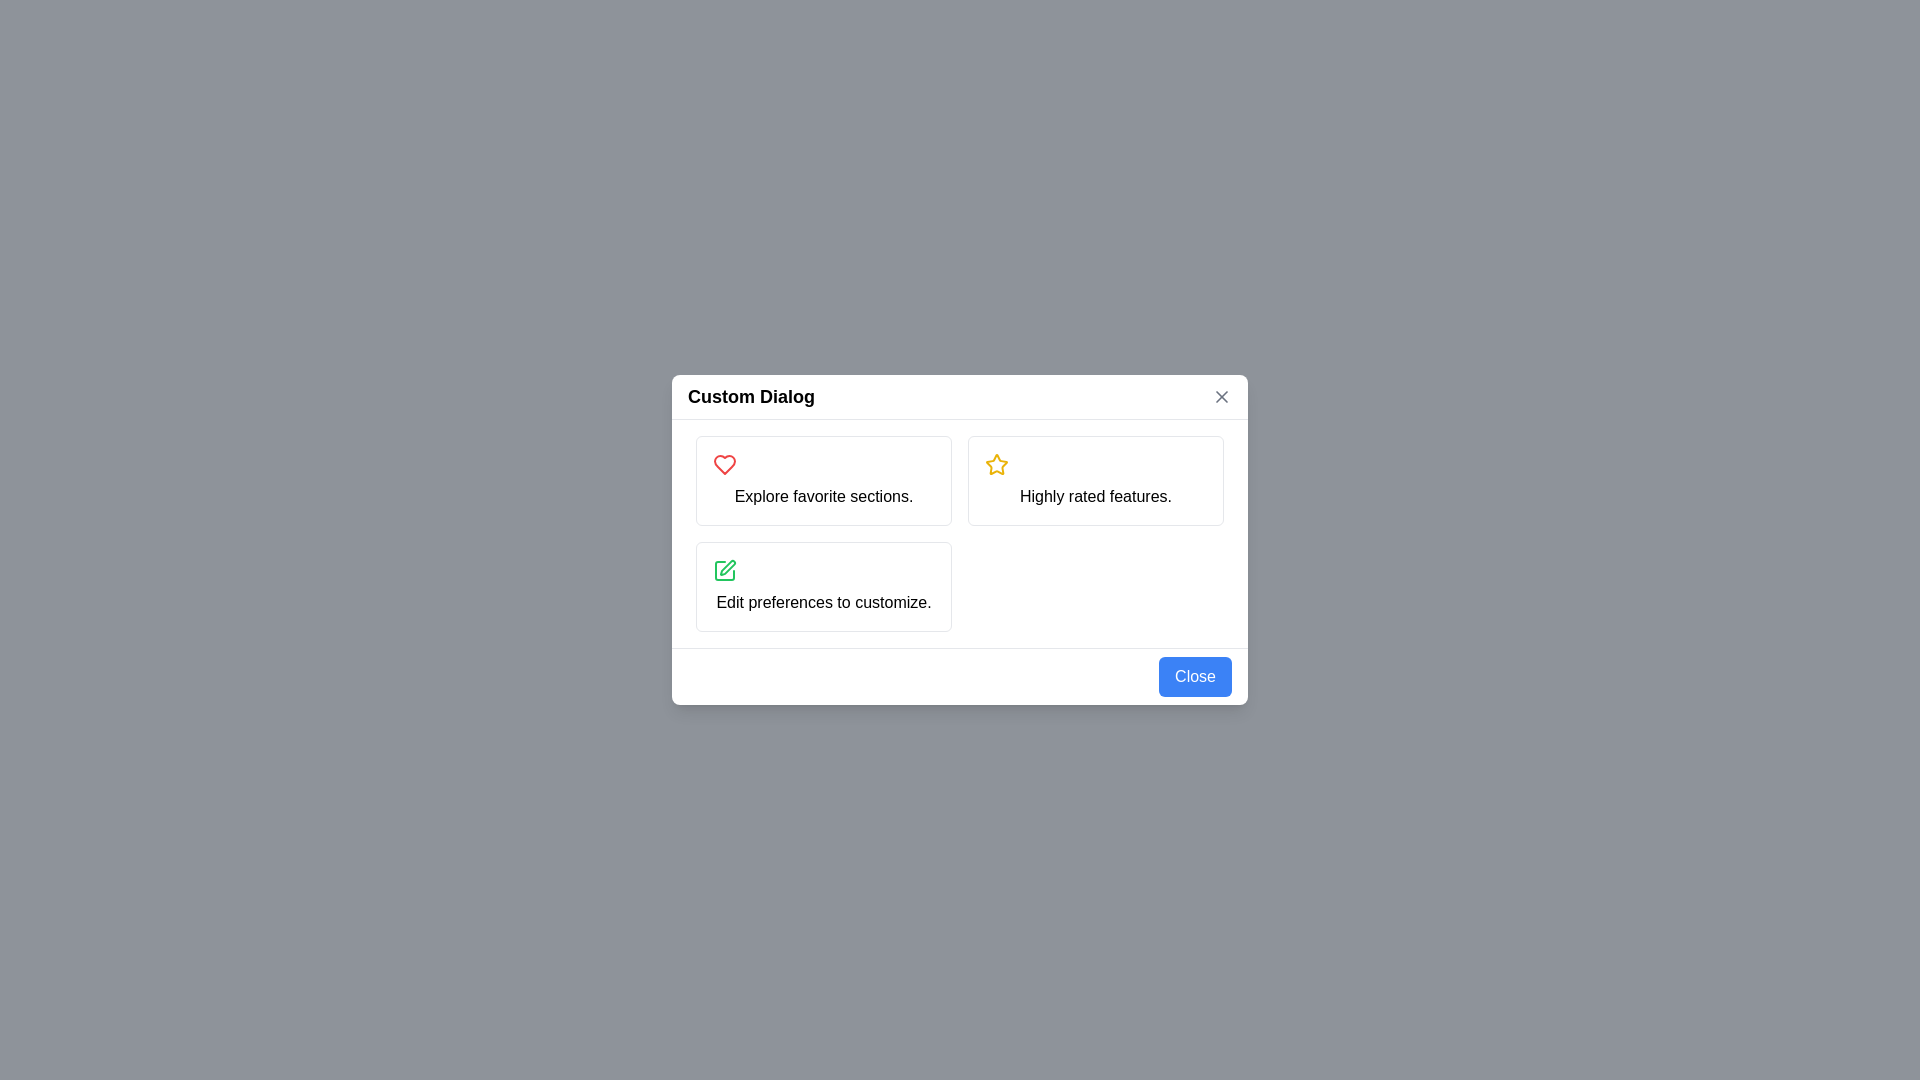 The height and width of the screenshot is (1080, 1920). I want to click on the heart-shaped icon with a red stroke located in the top-left section of the 'Custom Dialog' button grid, so click(723, 465).